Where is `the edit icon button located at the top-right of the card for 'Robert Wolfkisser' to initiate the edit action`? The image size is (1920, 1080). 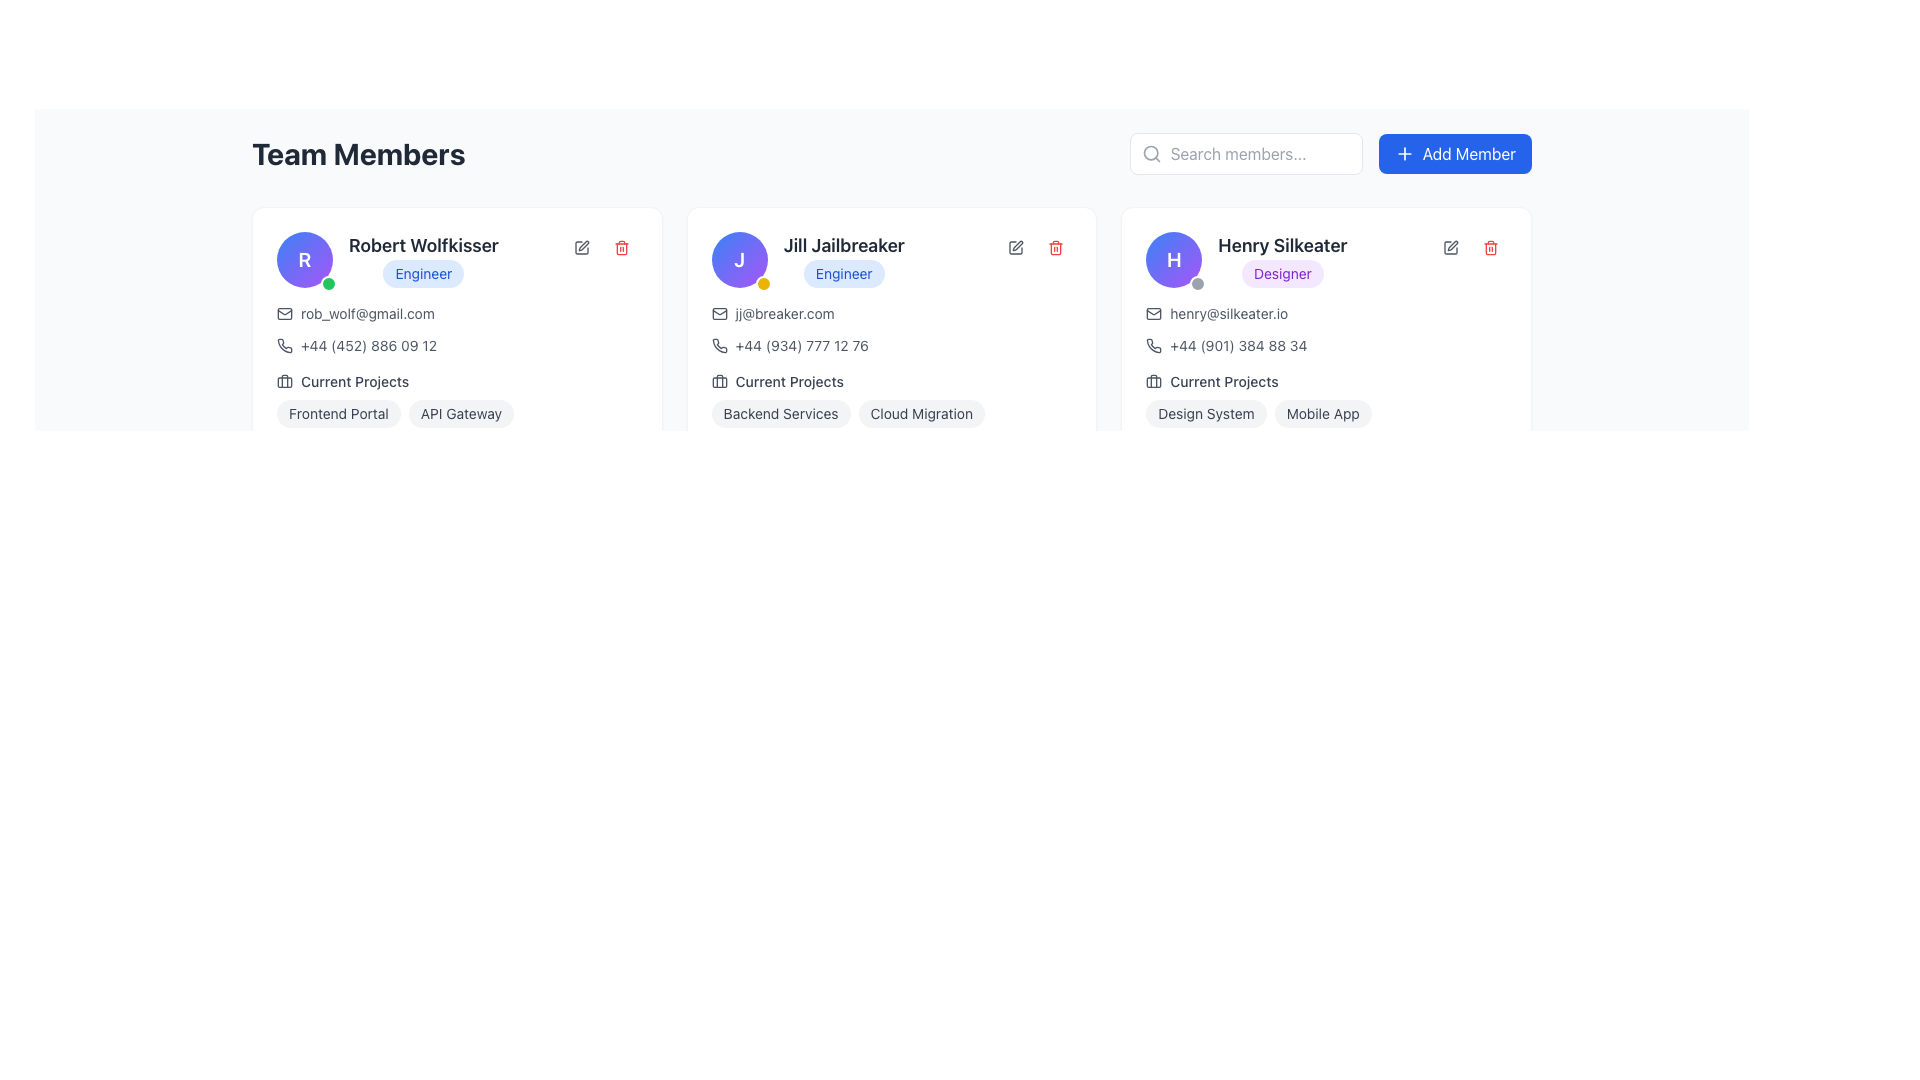
the edit icon button located at the top-right of the card for 'Robert Wolfkisser' to initiate the edit action is located at coordinates (580, 246).